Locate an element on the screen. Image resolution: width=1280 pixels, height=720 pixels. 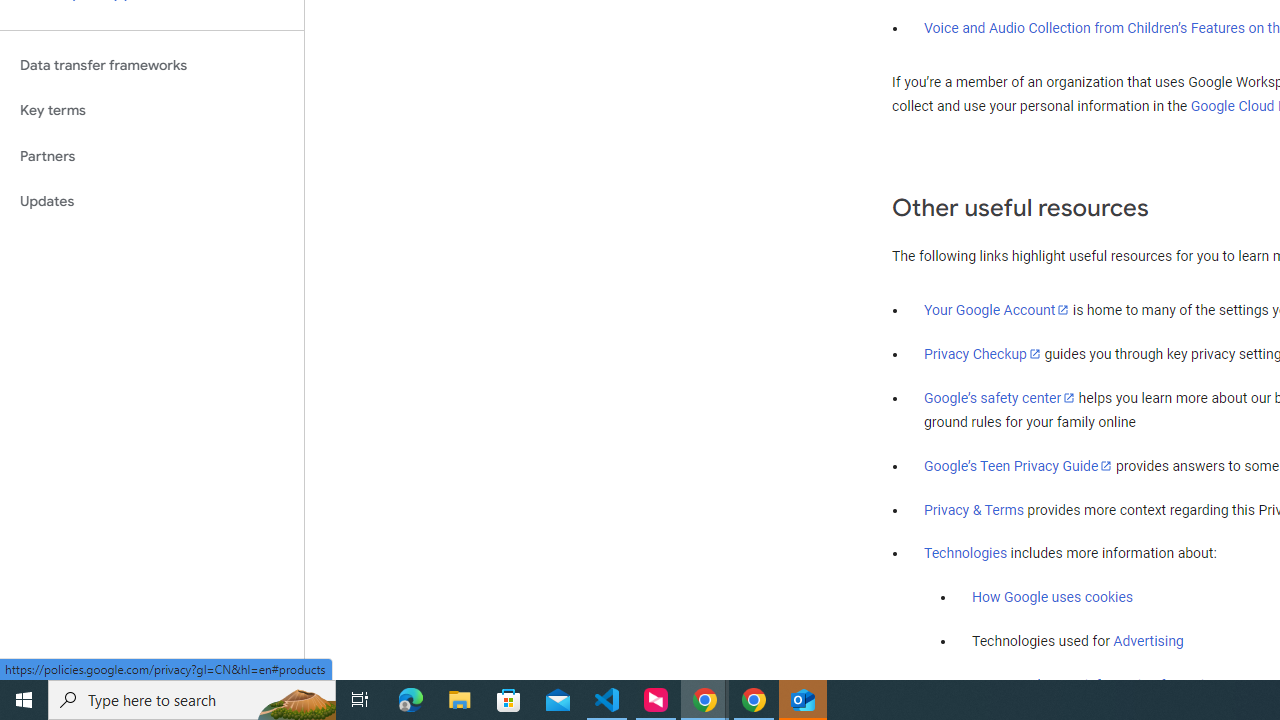
'Privacy Checkup' is located at coordinates (982, 352).